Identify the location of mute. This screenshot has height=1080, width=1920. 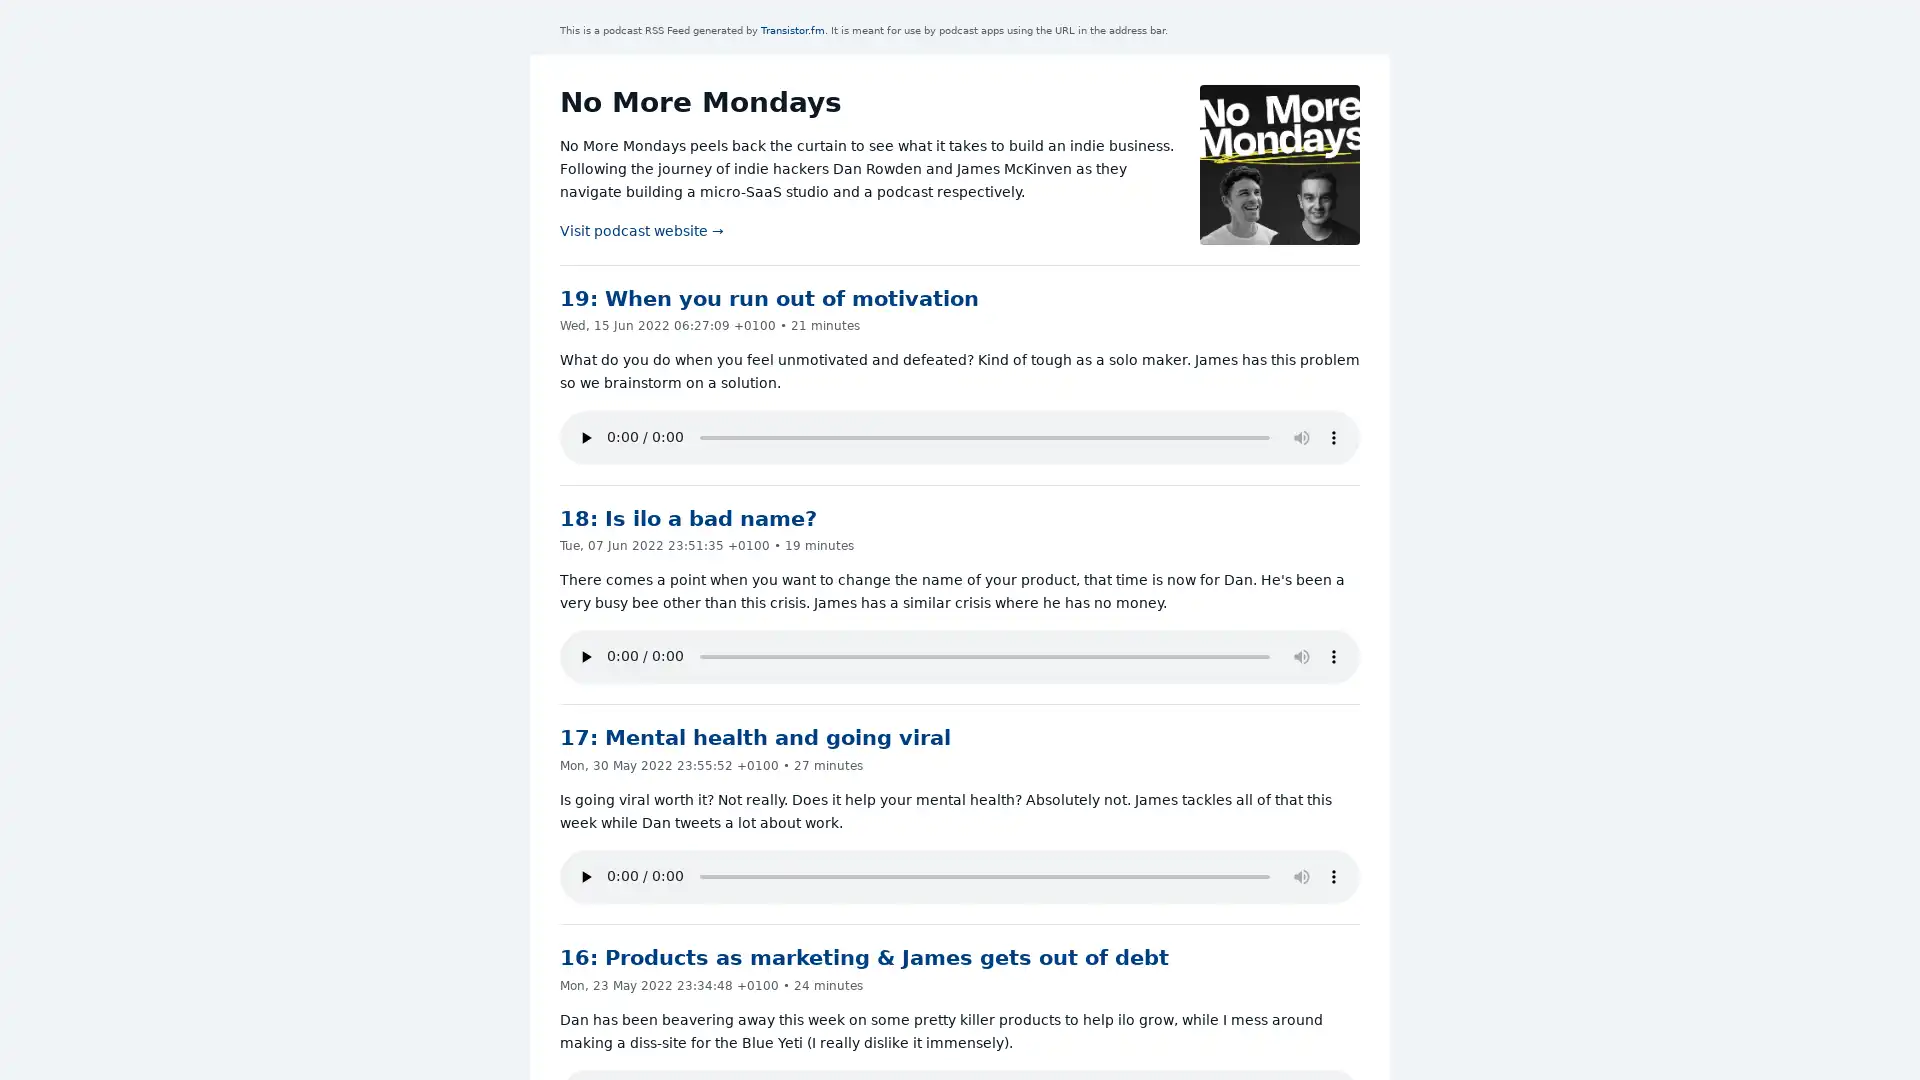
(1301, 435).